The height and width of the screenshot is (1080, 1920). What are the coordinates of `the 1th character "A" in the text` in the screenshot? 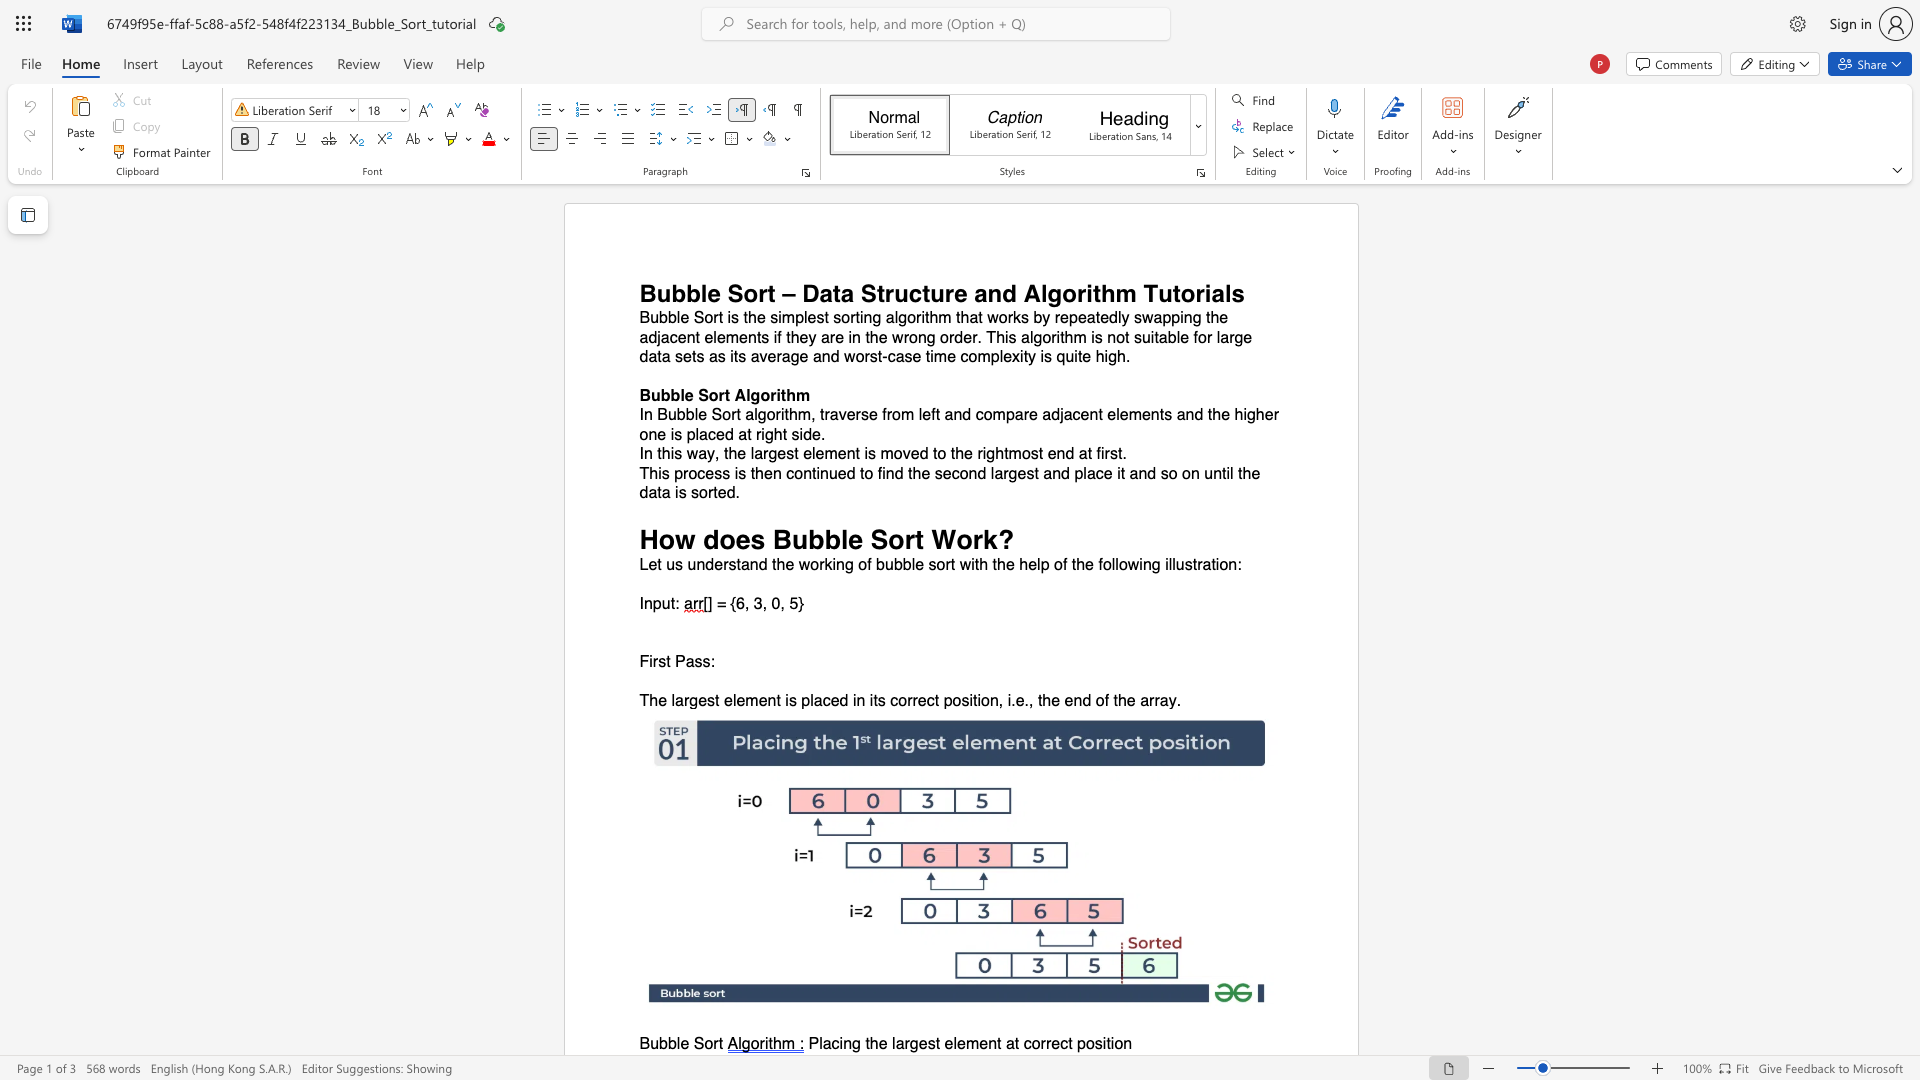 It's located at (739, 395).